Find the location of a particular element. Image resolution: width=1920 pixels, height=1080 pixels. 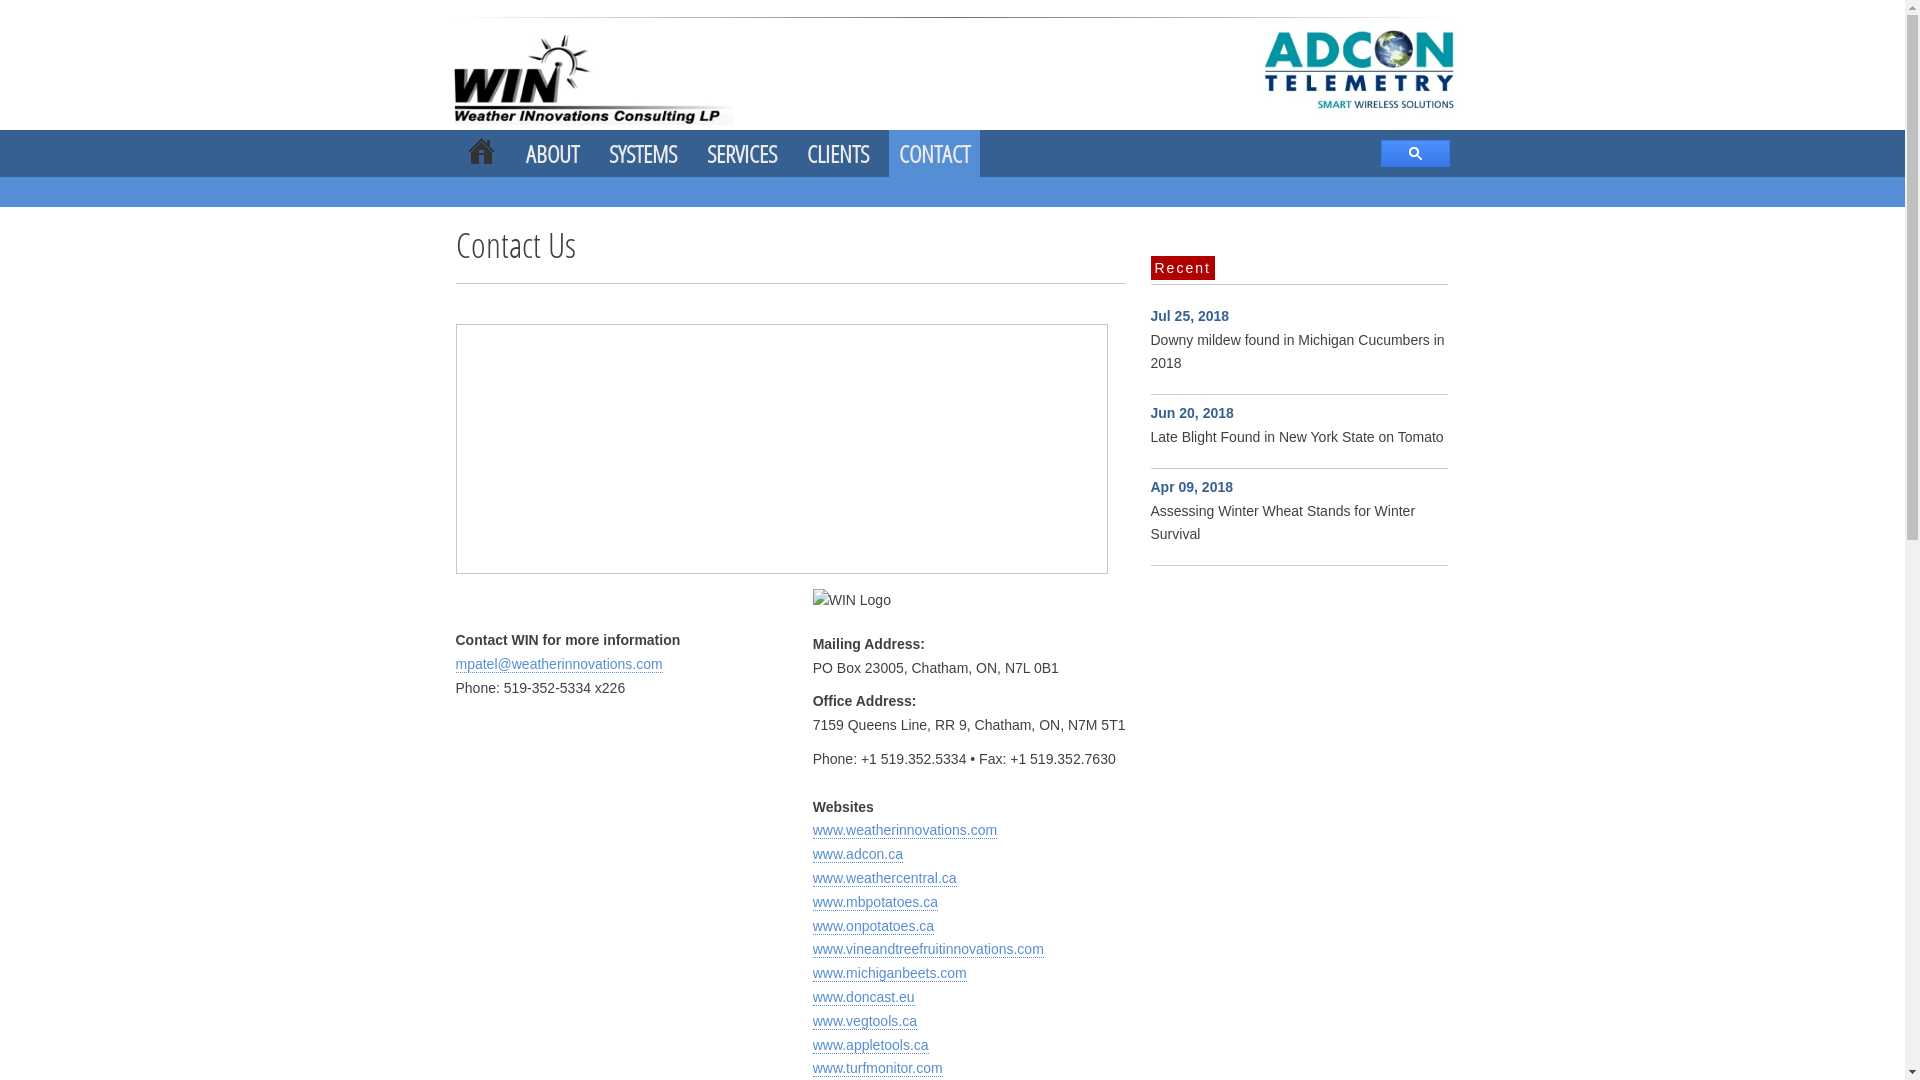

'CLIENTS' is located at coordinates (836, 152).